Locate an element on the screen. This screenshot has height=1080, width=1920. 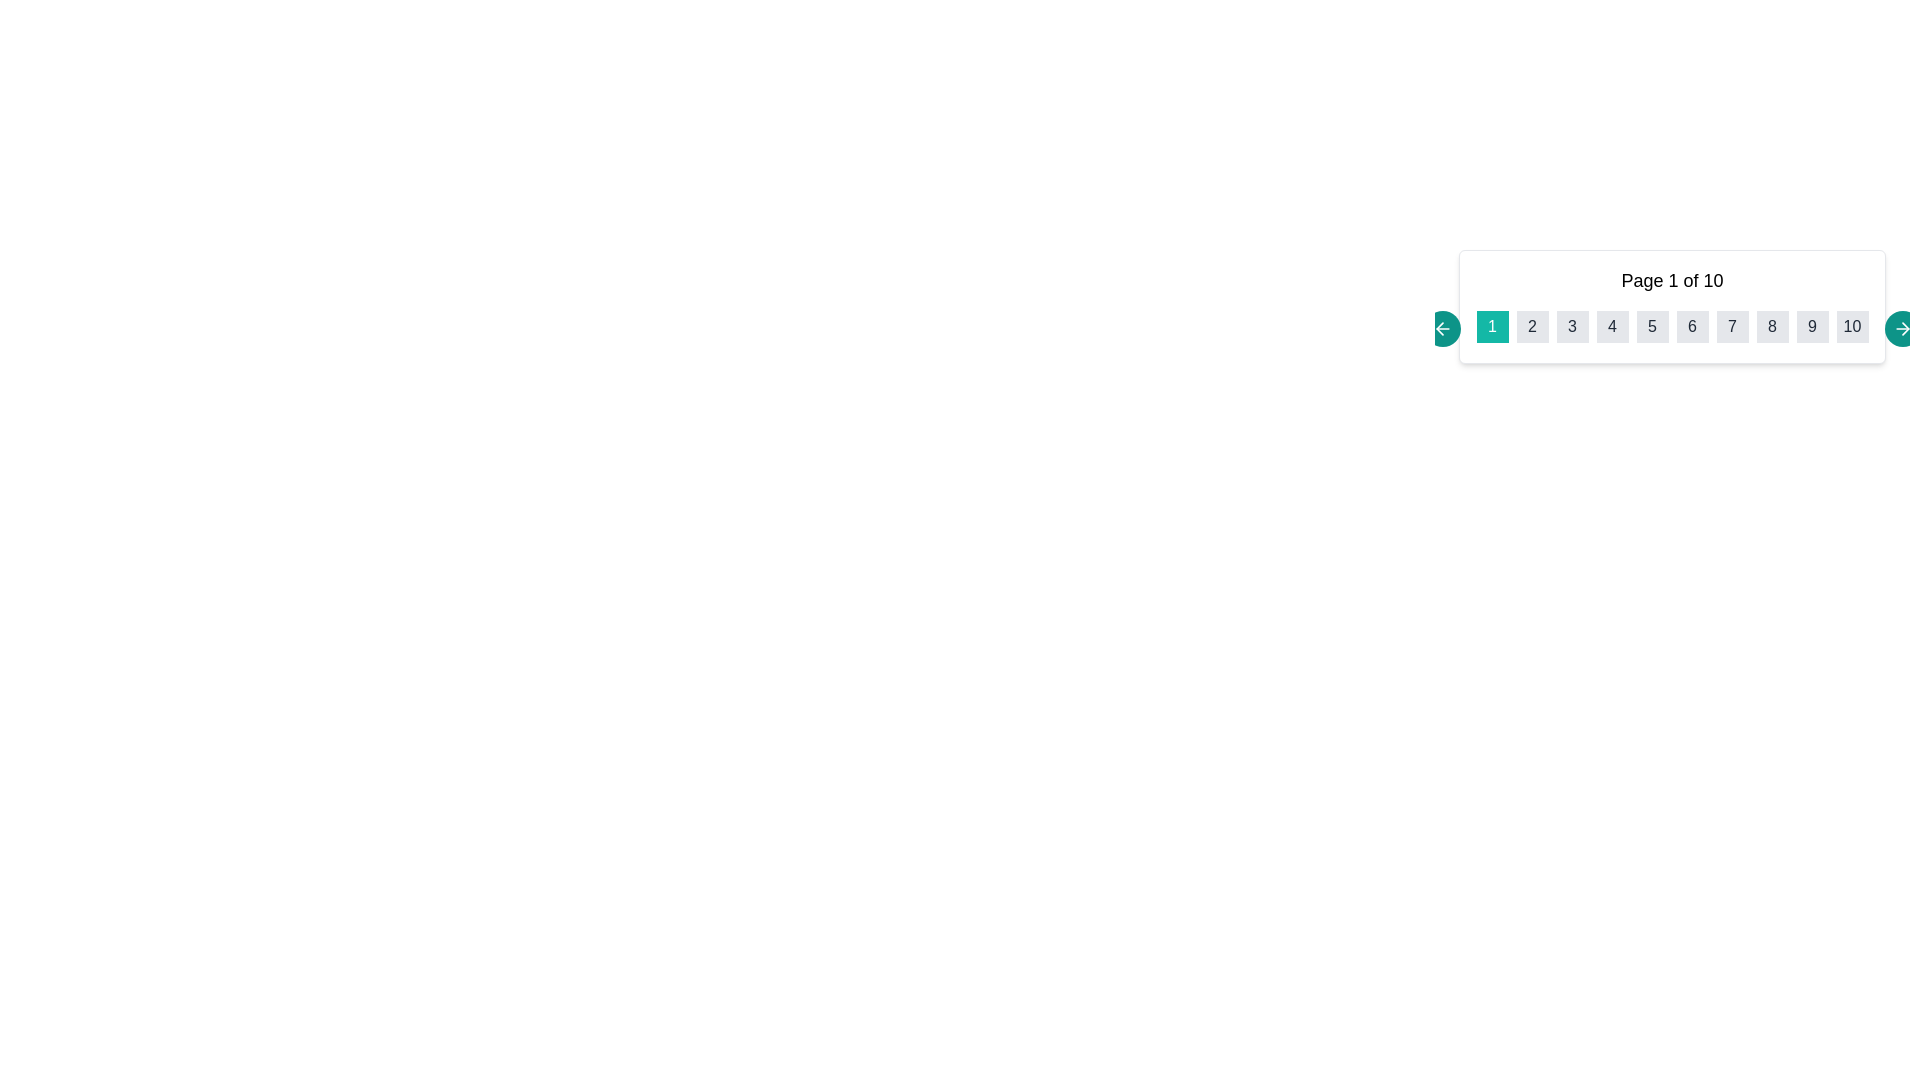
the square-shaped button with a light gray background and dark text displaying the number '9' is located at coordinates (1812, 326).